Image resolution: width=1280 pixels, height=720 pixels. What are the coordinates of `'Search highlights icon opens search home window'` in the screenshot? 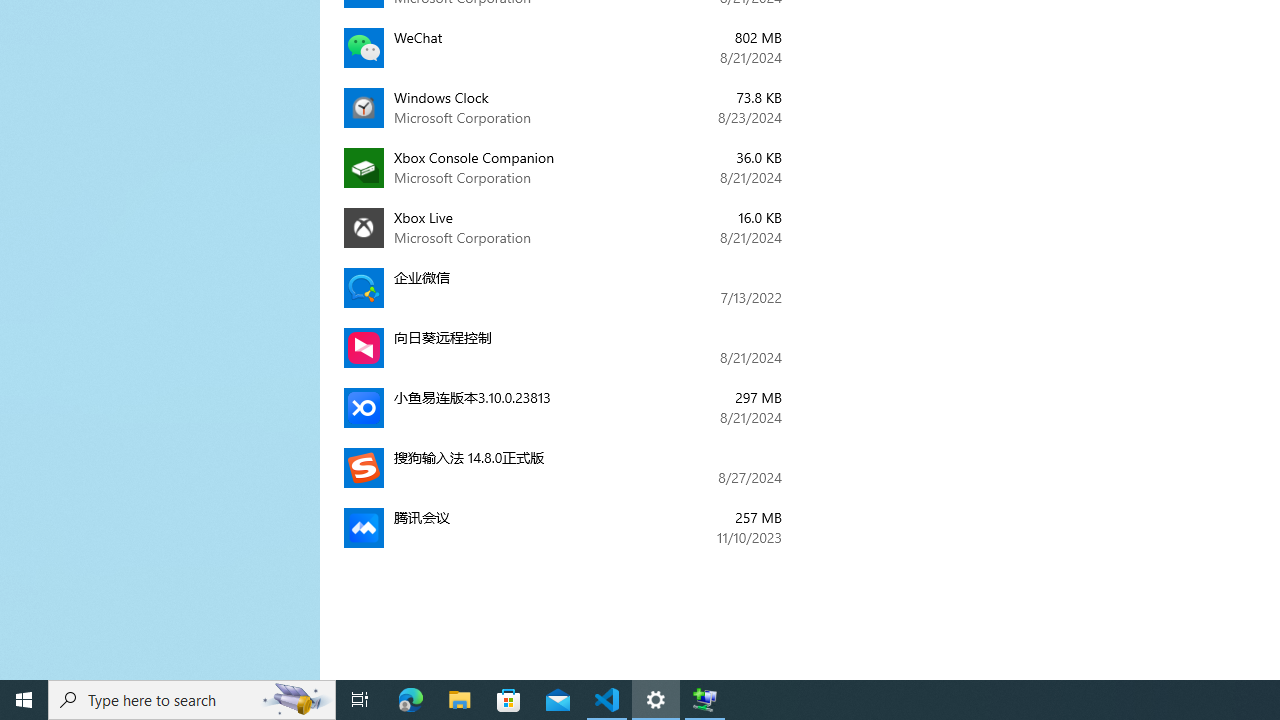 It's located at (294, 698).